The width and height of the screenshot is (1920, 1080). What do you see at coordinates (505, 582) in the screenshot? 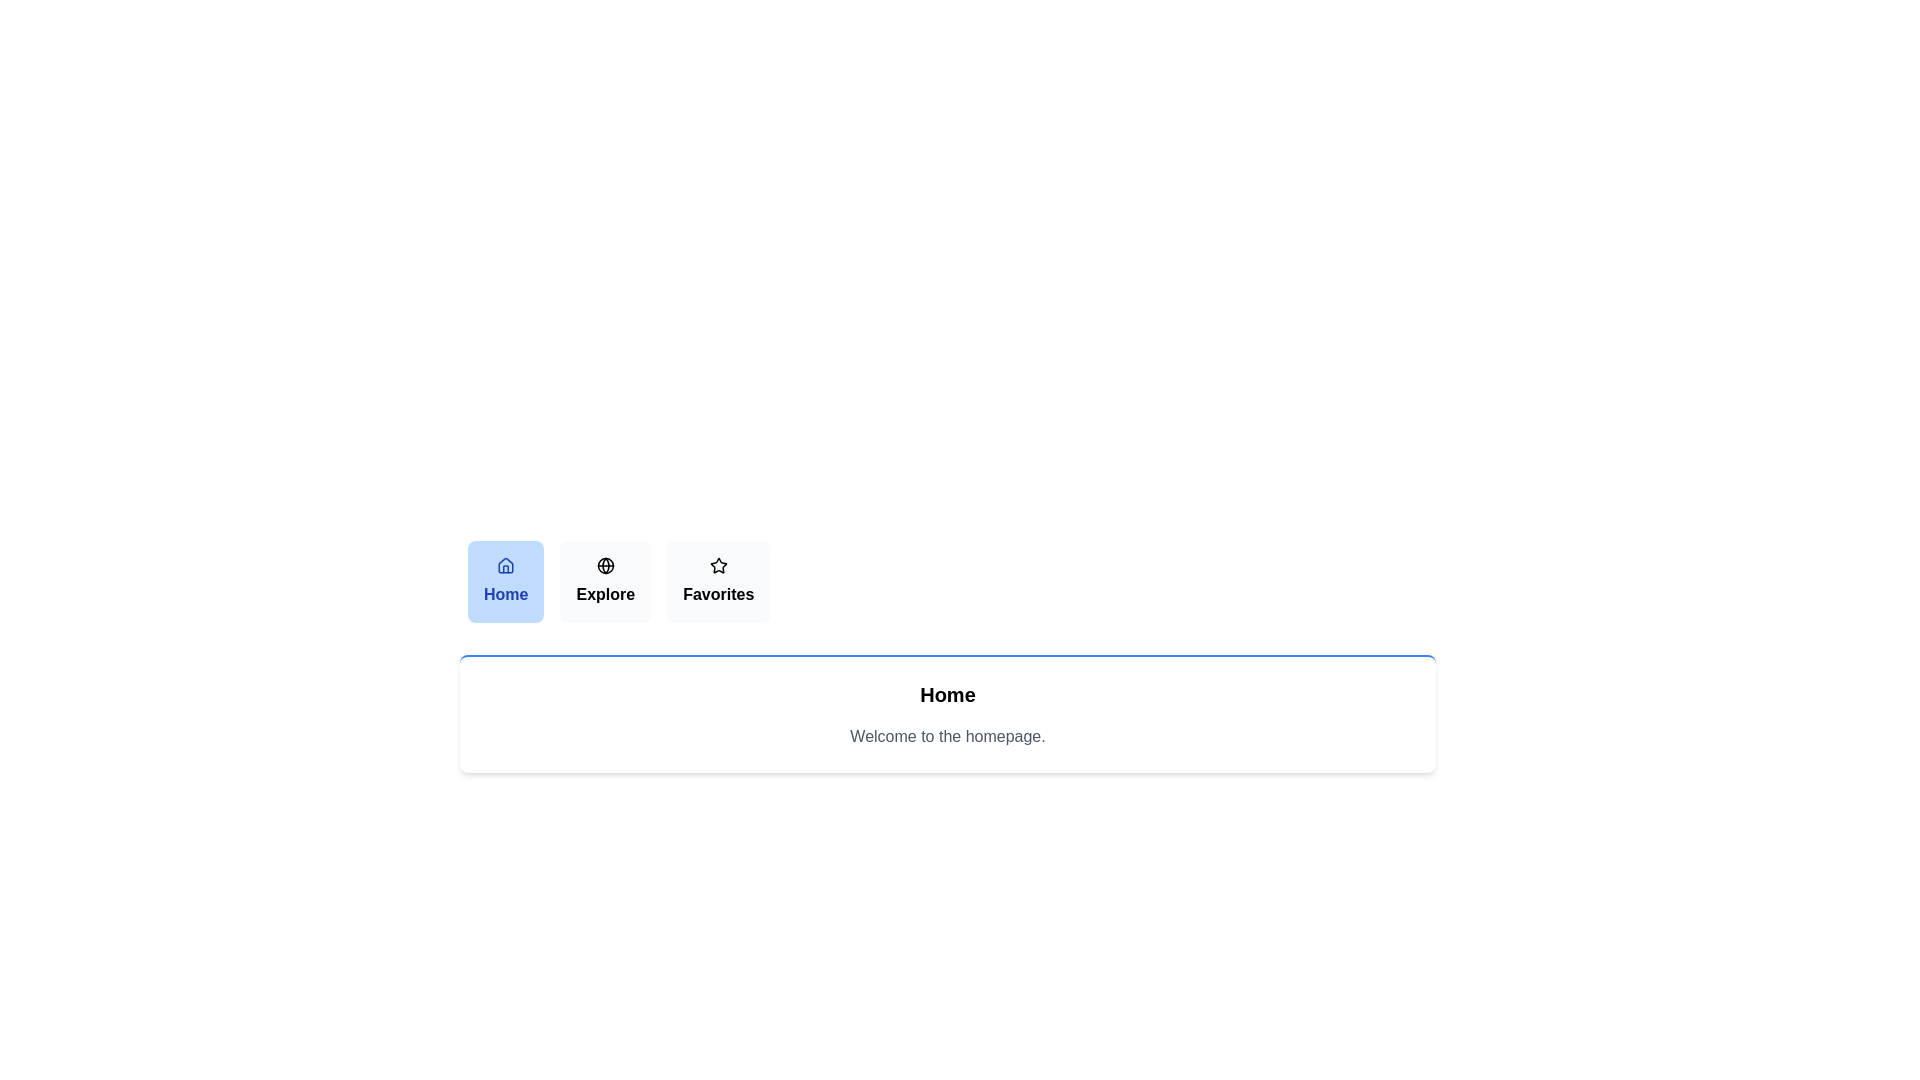
I see `the Home tab by clicking on its button` at bounding box center [505, 582].